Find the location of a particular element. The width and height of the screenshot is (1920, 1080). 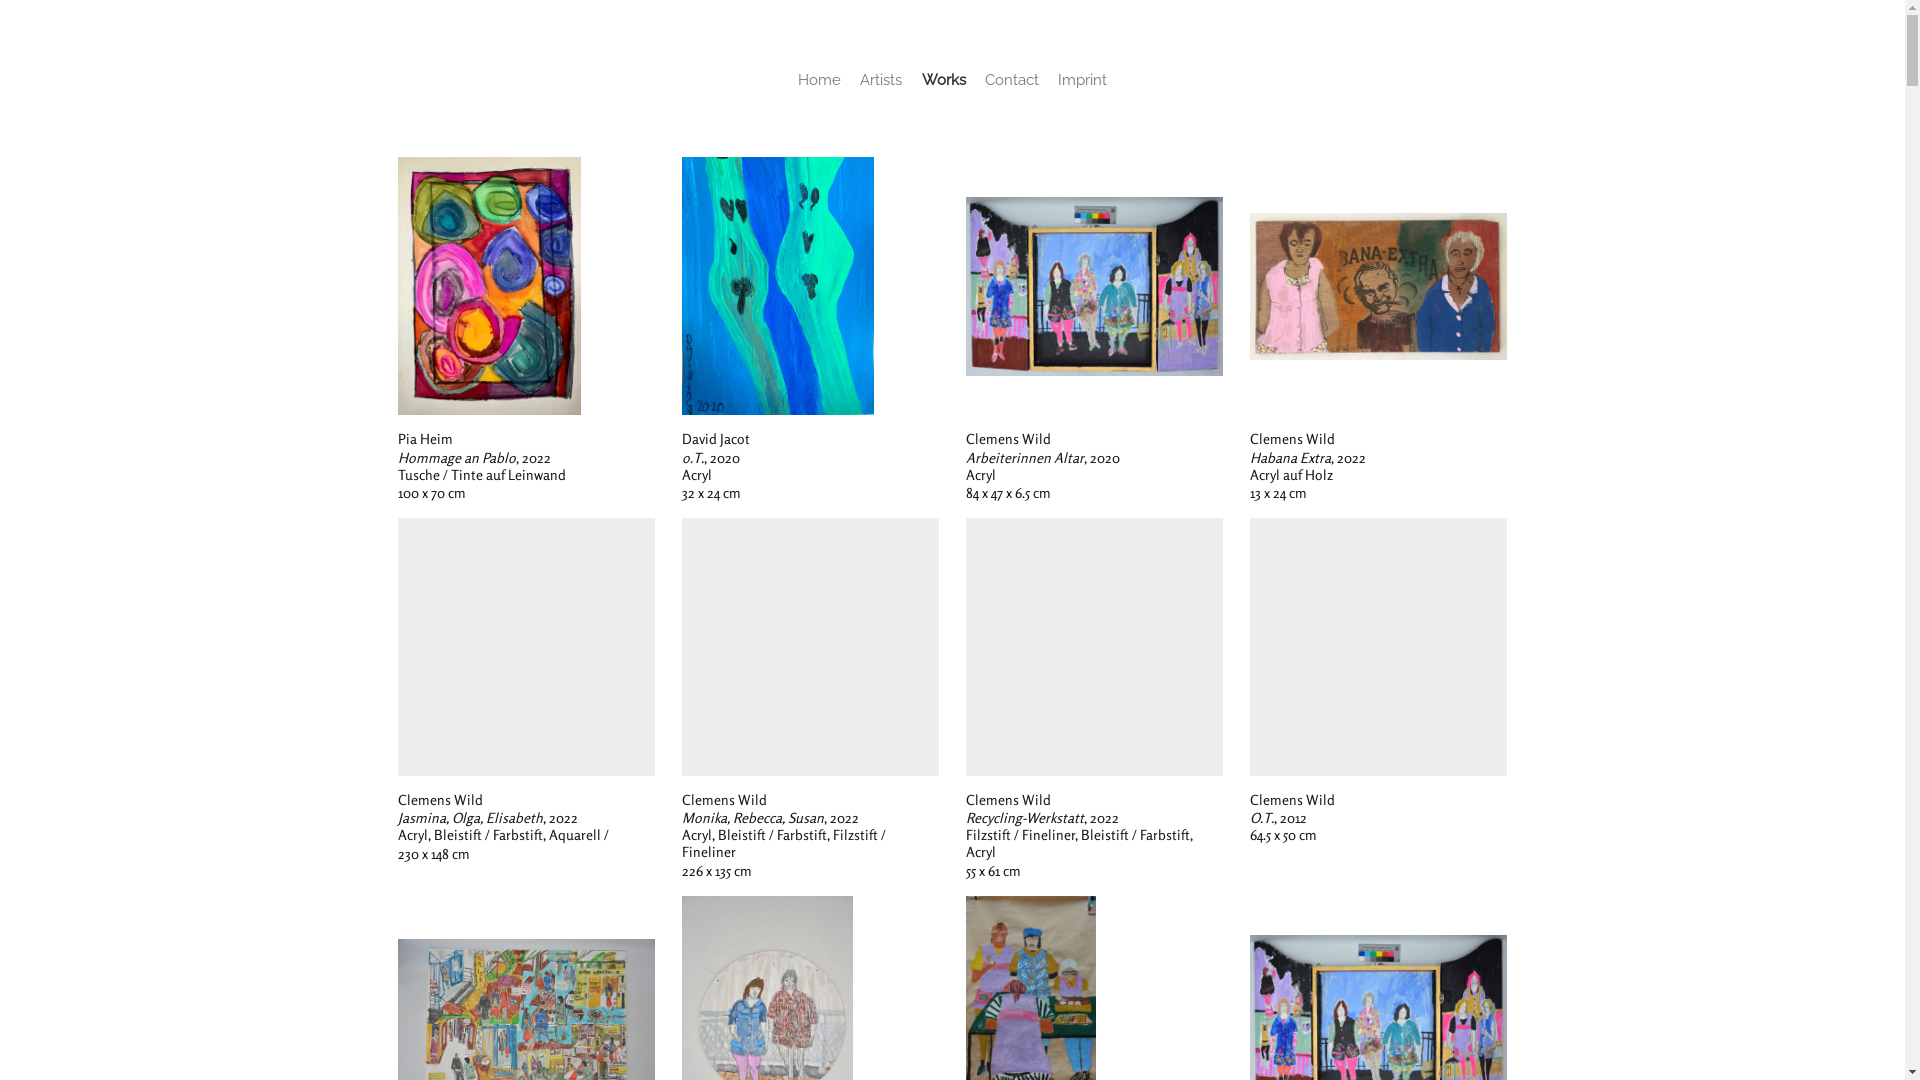

'Works' is located at coordinates (943, 79).